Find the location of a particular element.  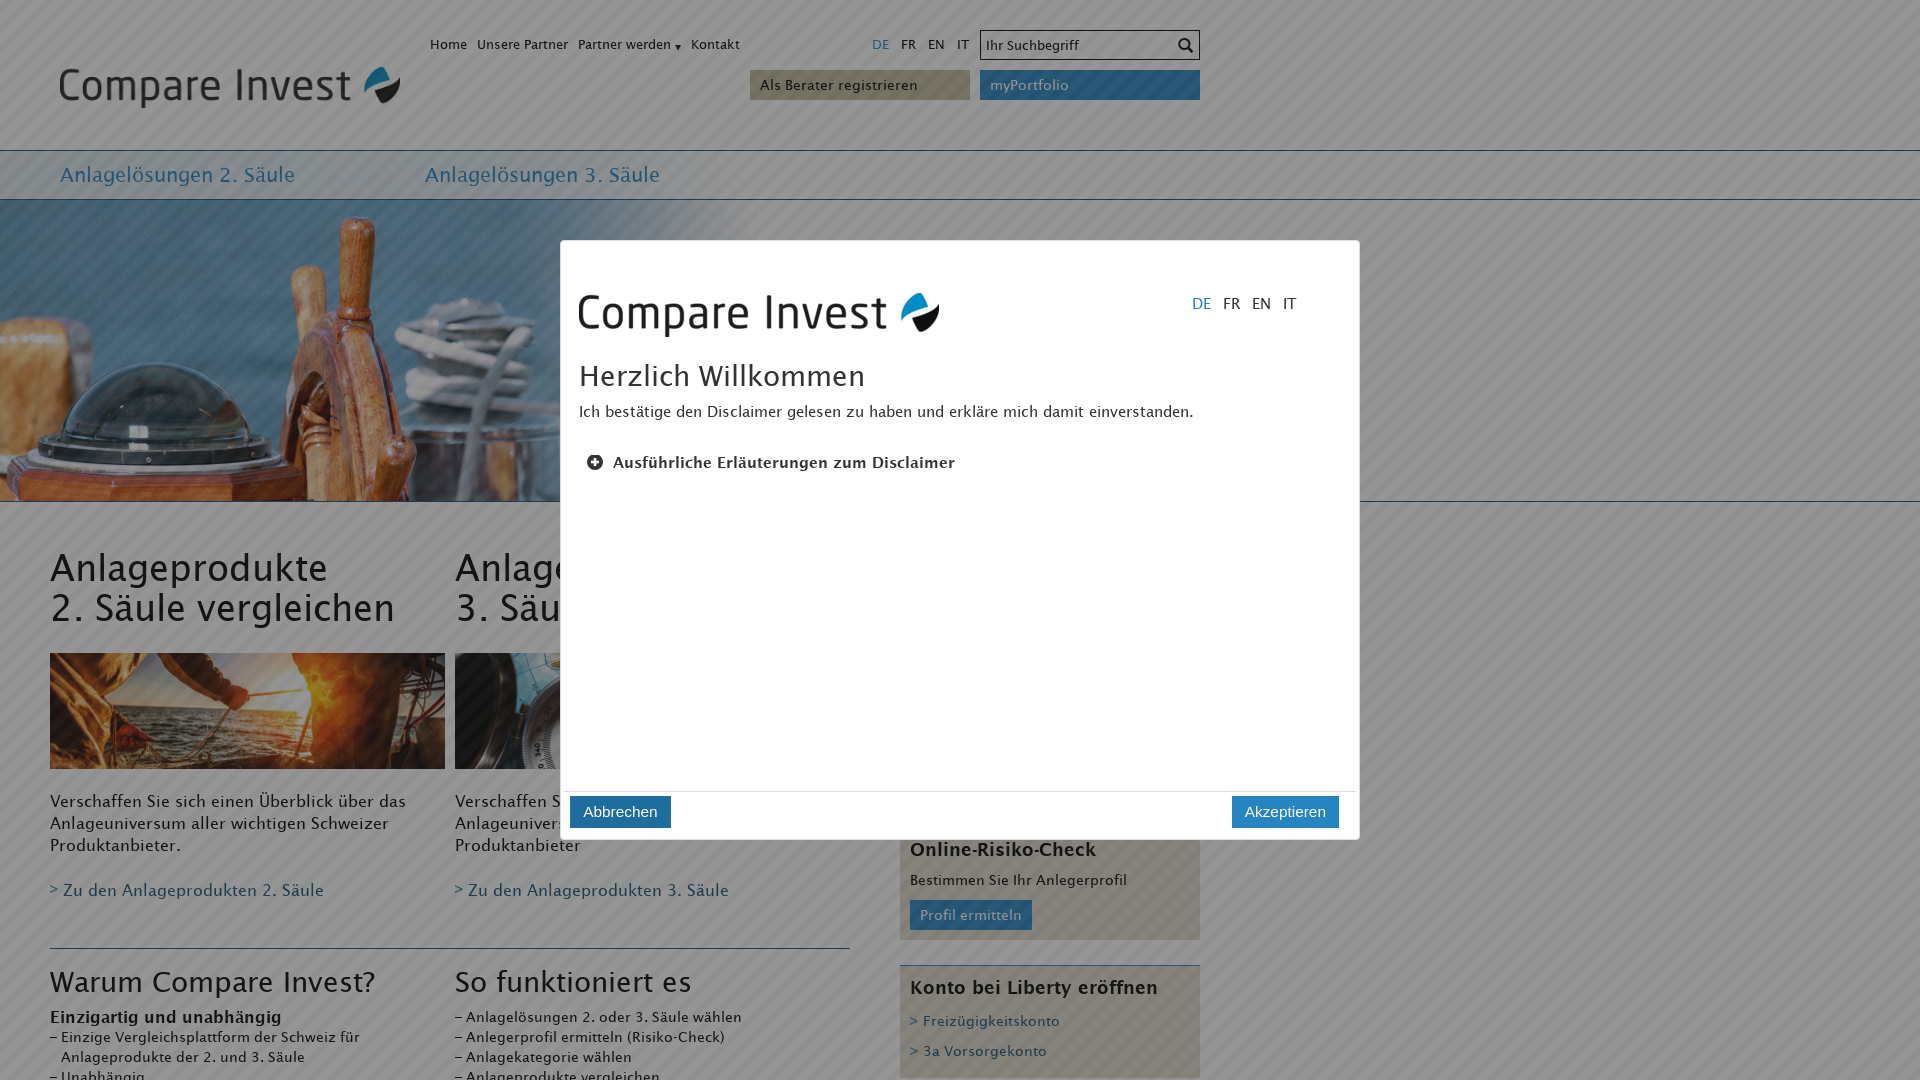

'EN' is located at coordinates (935, 44).